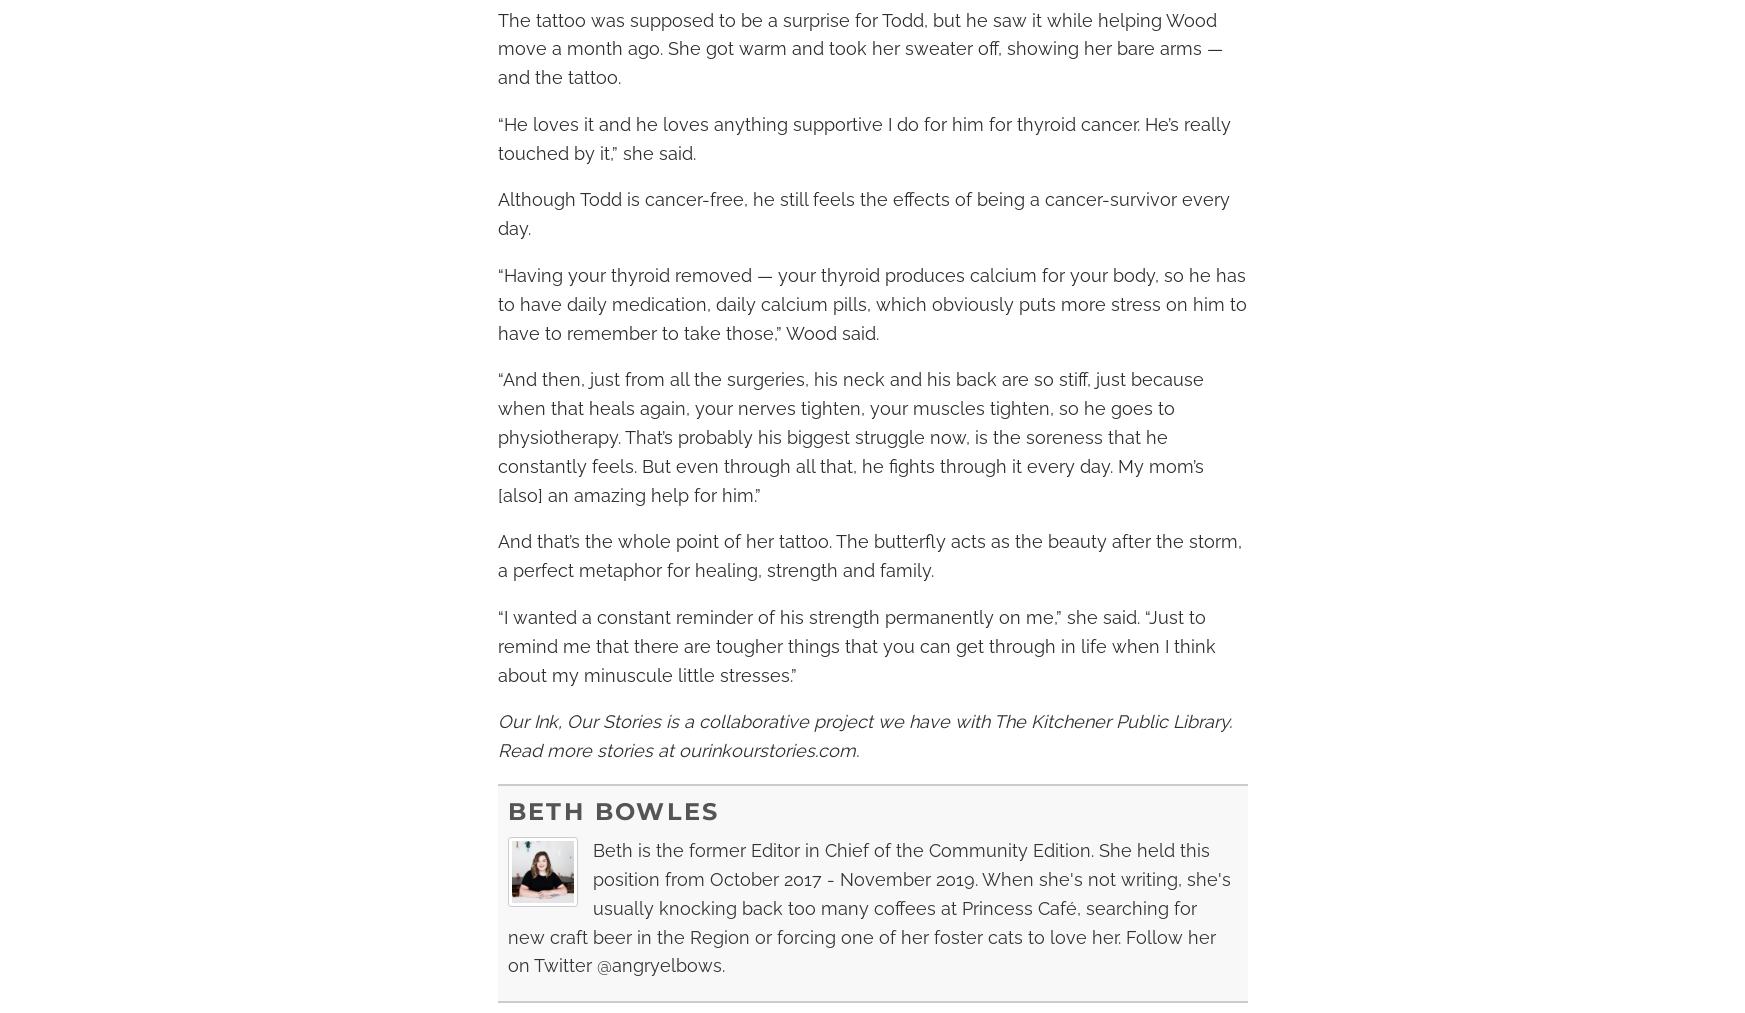 The height and width of the screenshot is (1013, 1745). Describe the element at coordinates (868, 556) in the screenshot. I see `'And that’s the whole point of her tattoo. The butterfly acts as the beauty after the storm, a perfect metaphor for healing, strength and family.'` at that location.